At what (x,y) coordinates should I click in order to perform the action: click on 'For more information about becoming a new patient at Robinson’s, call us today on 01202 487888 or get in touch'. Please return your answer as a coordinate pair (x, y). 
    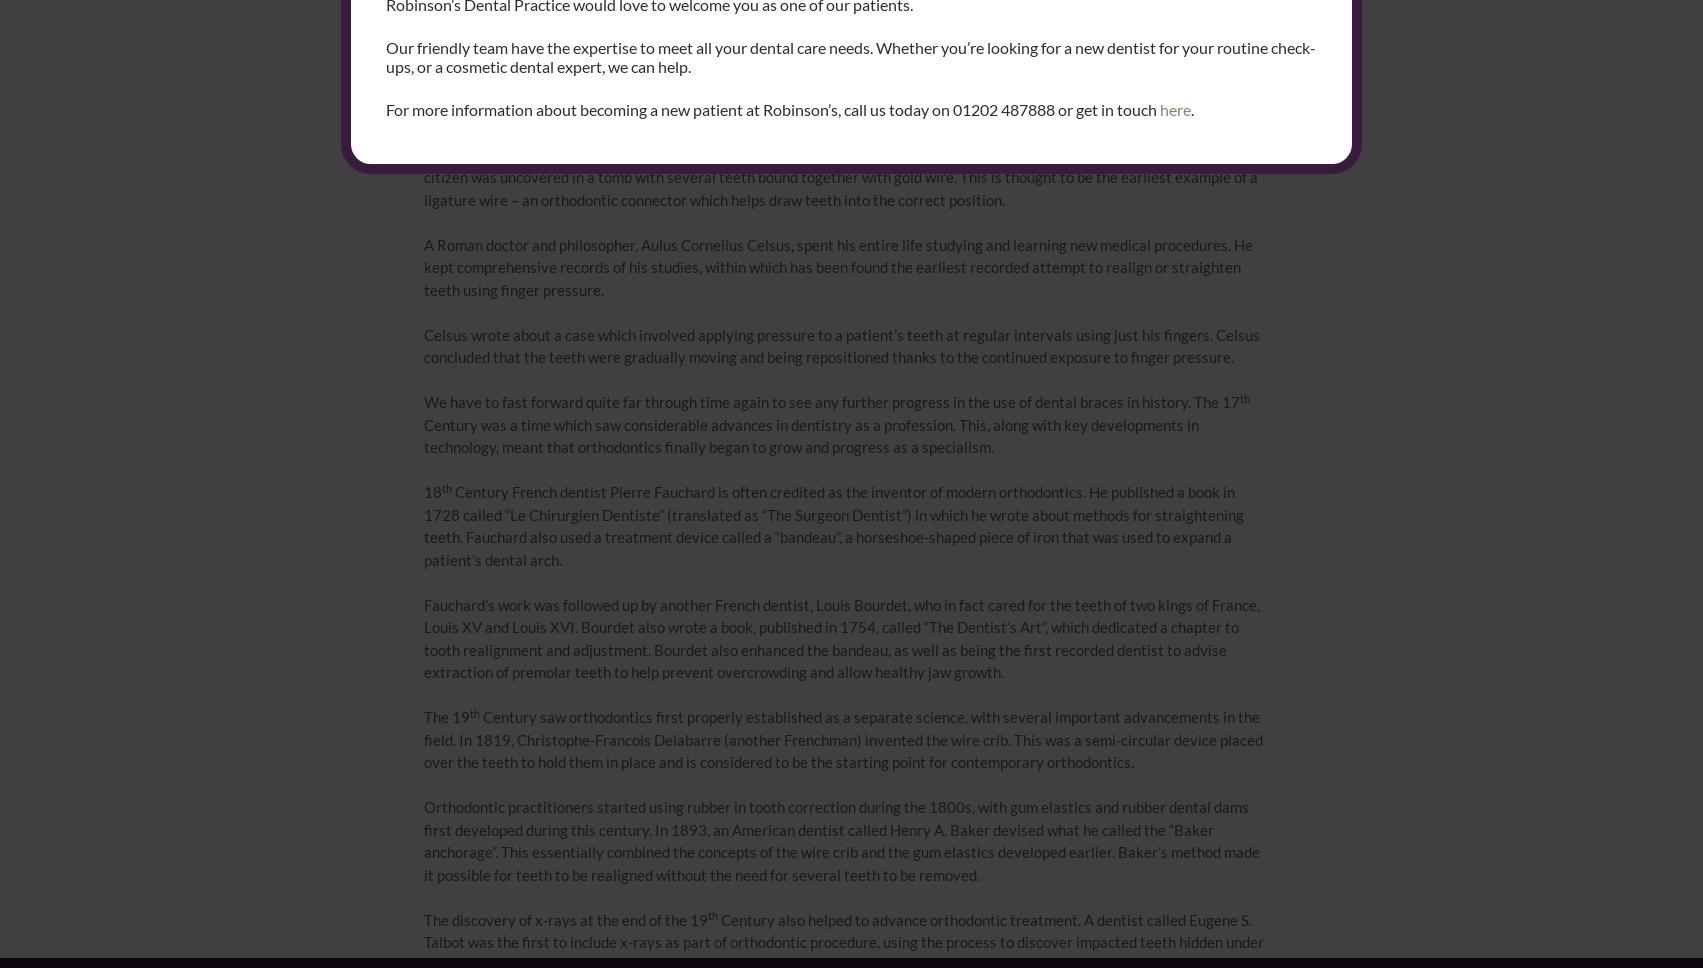
    Looking at the image, I should click on (771, 109).